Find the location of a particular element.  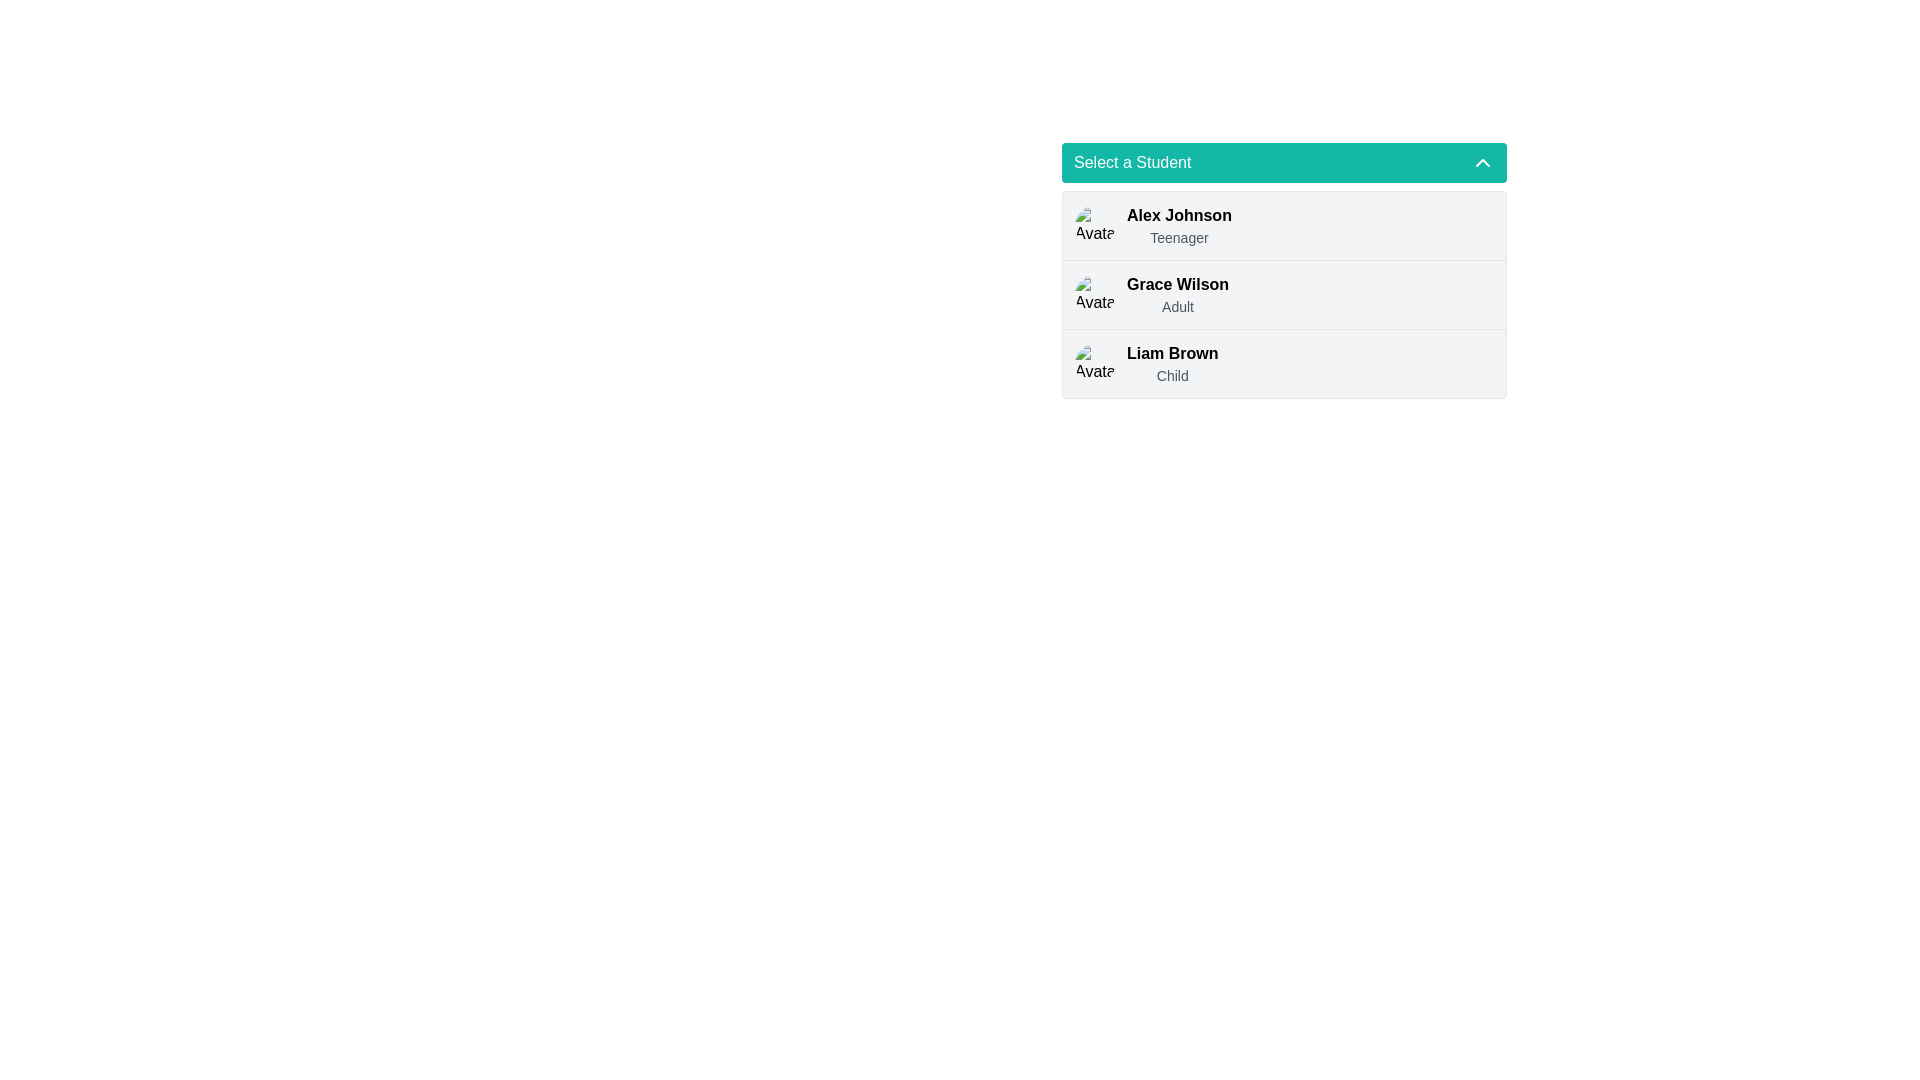

text label displaying 'Alex Johnson' in bold font style, which is the topmost entry in the dropdown list under 'Select a Student' is located at coordinates (1179, 216).